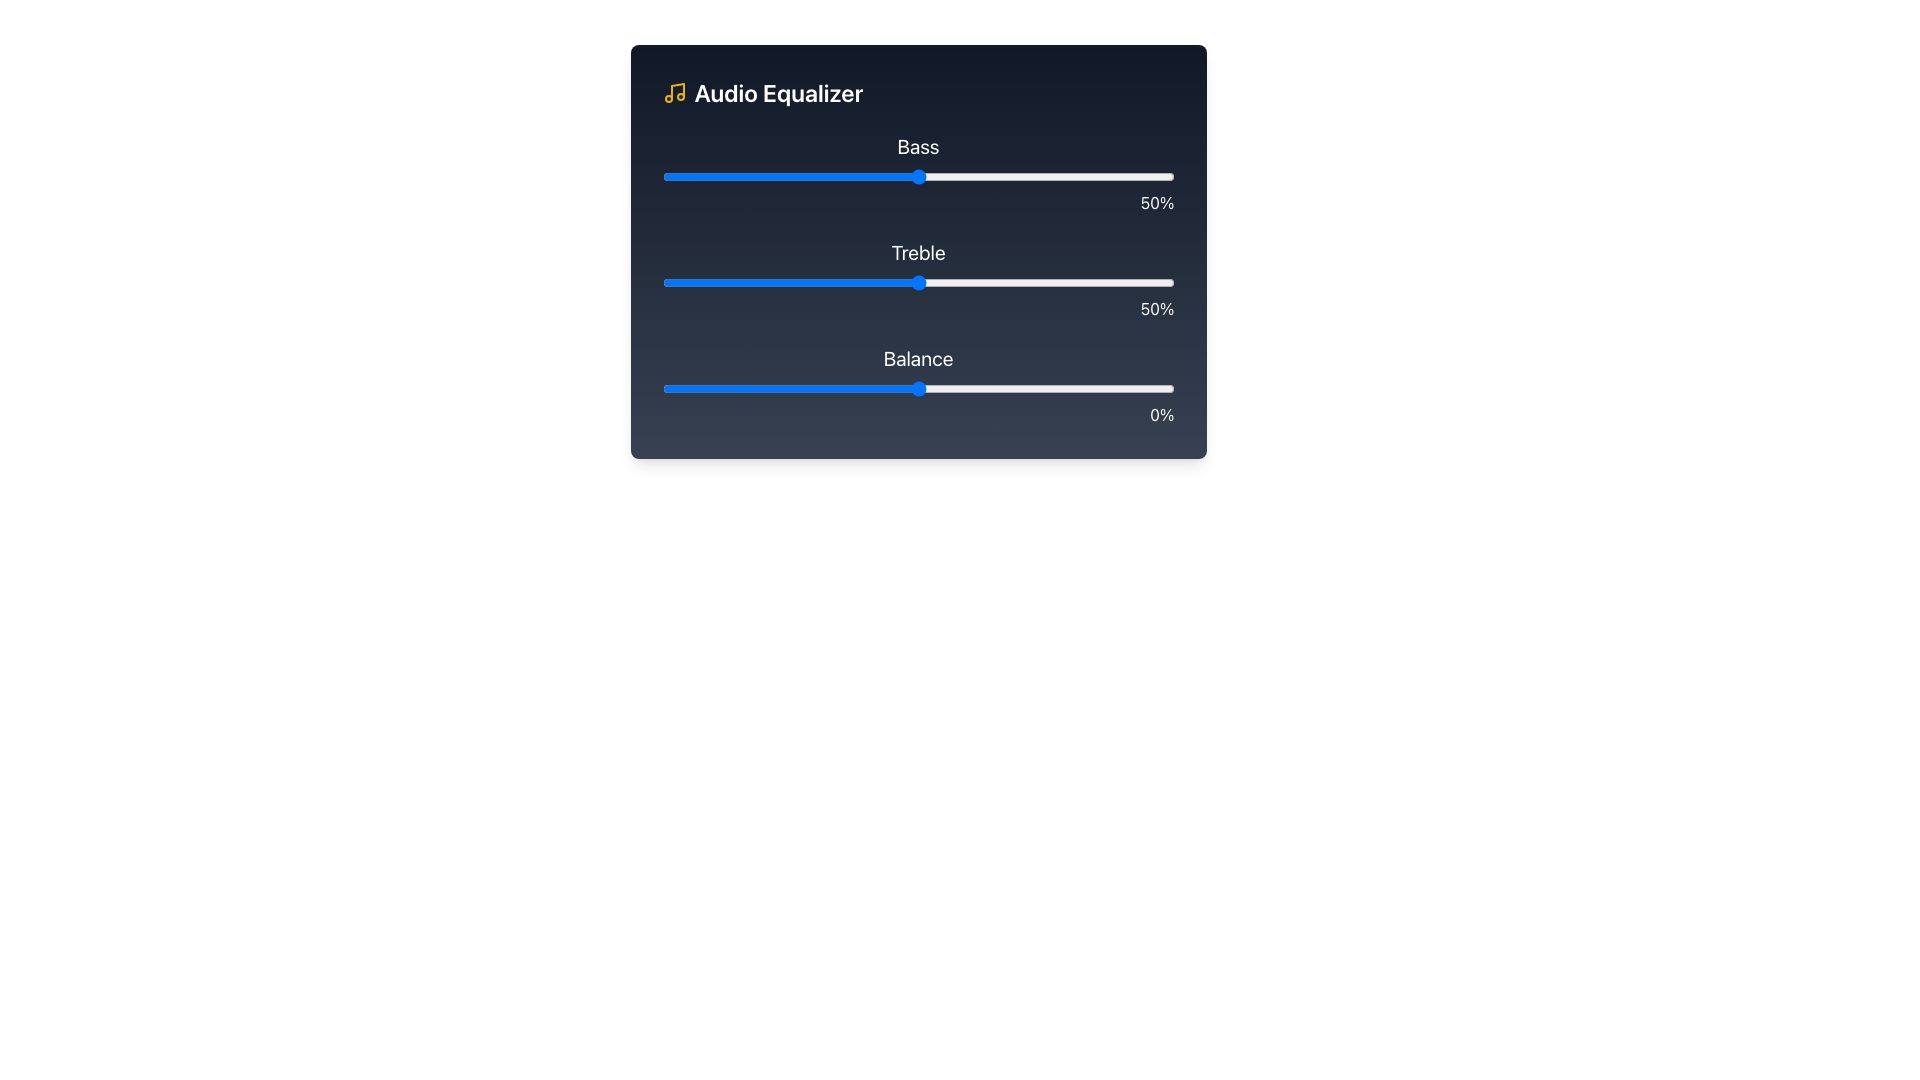 This screenshot has width=1920, height=1080. I want to click on the treble level, so click(748, 282).